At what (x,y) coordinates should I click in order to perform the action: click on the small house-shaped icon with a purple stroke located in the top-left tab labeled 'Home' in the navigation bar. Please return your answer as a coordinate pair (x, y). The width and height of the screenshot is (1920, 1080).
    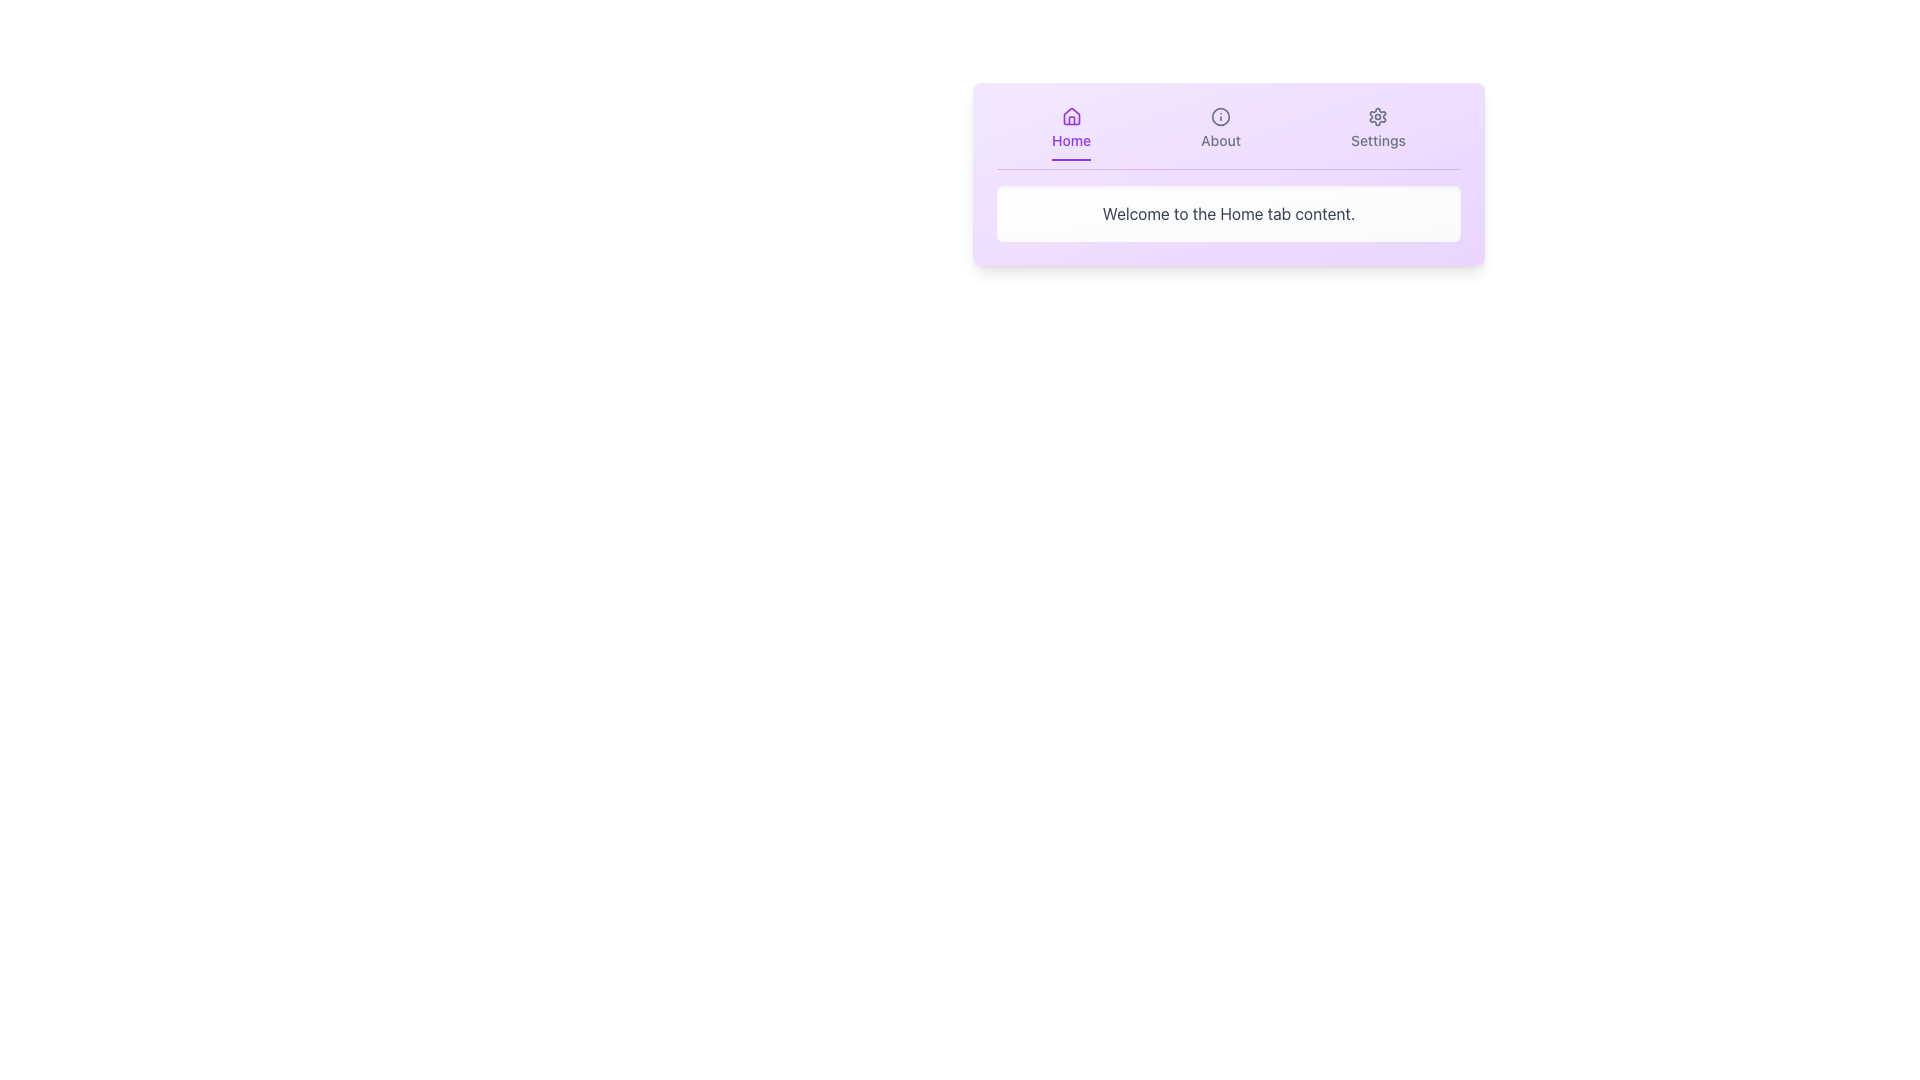
    Looking at the image, I should click on (1070, 116).